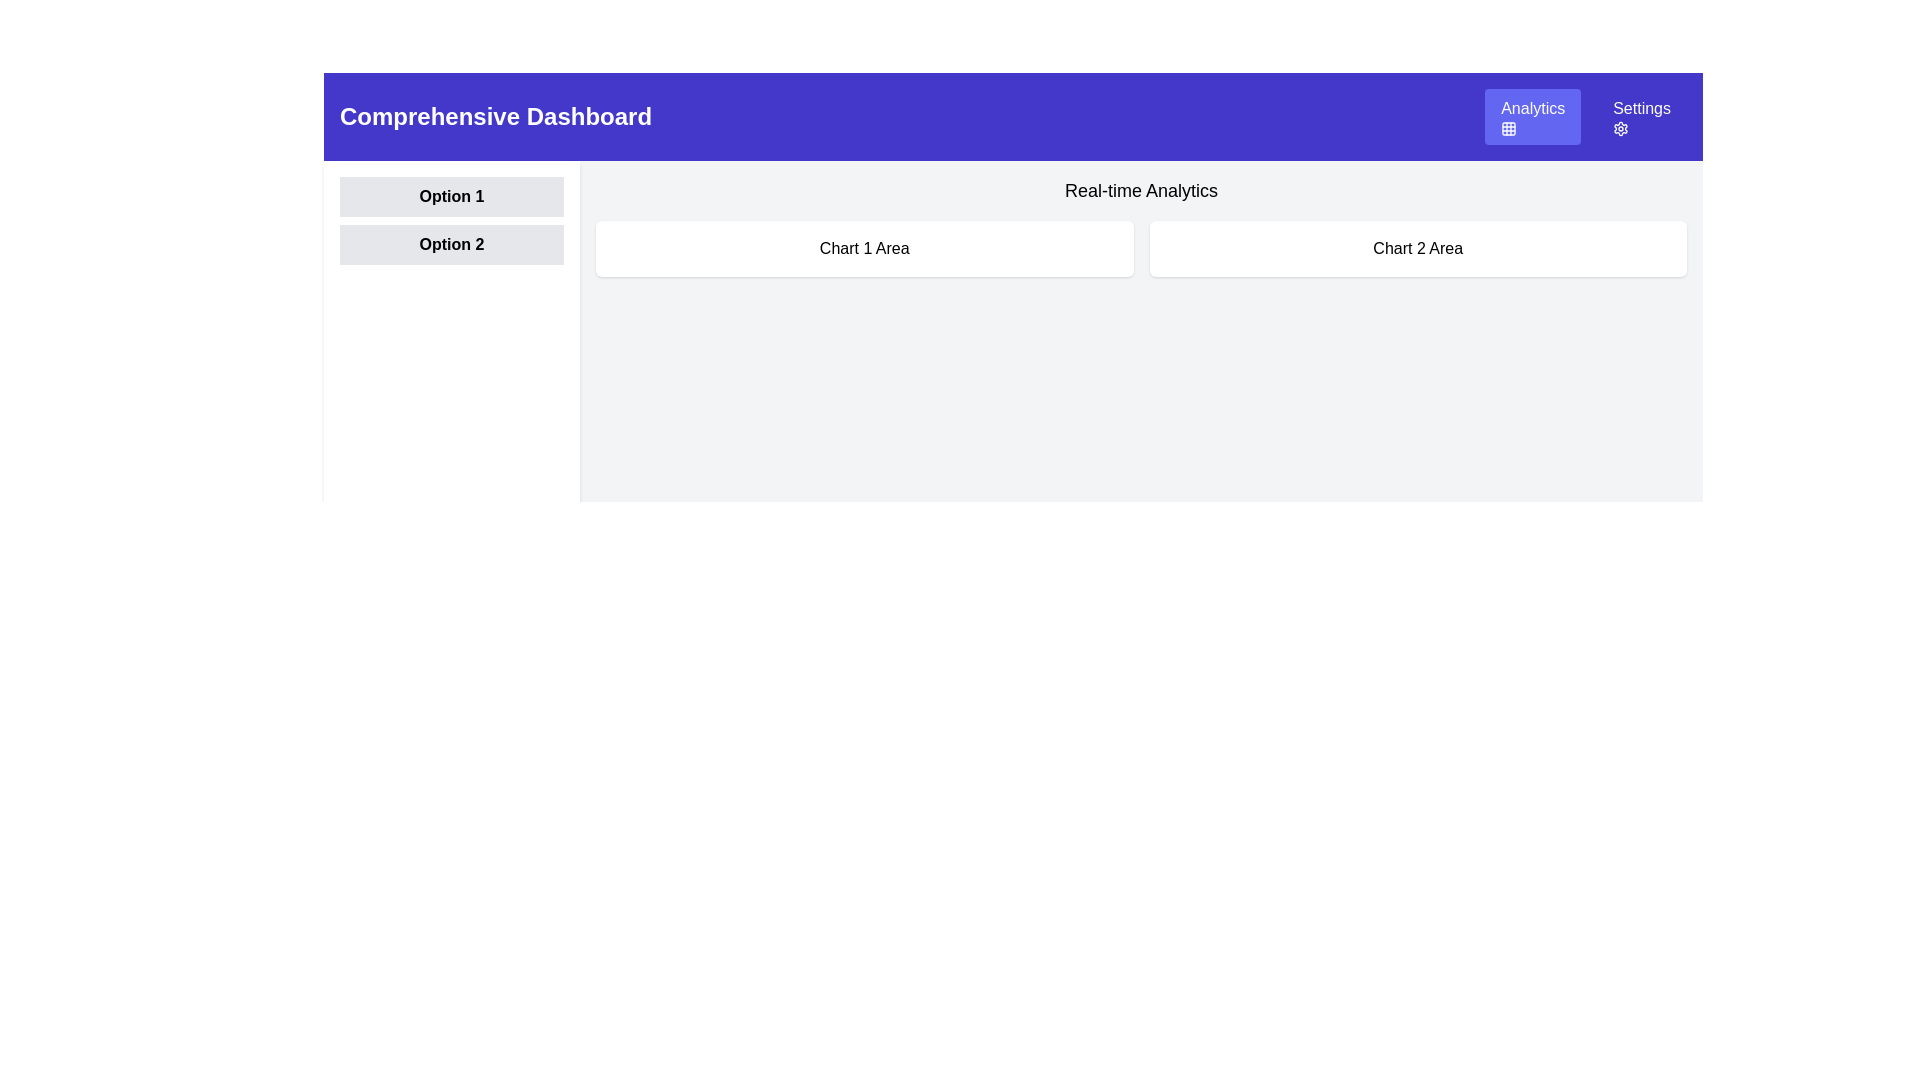 The image size is (1920, 1080). Describe the element at coordinates (1642, 116) in the screenshot. I see `the settings button located immediately to the right of the 'Analytics' button` at that location.